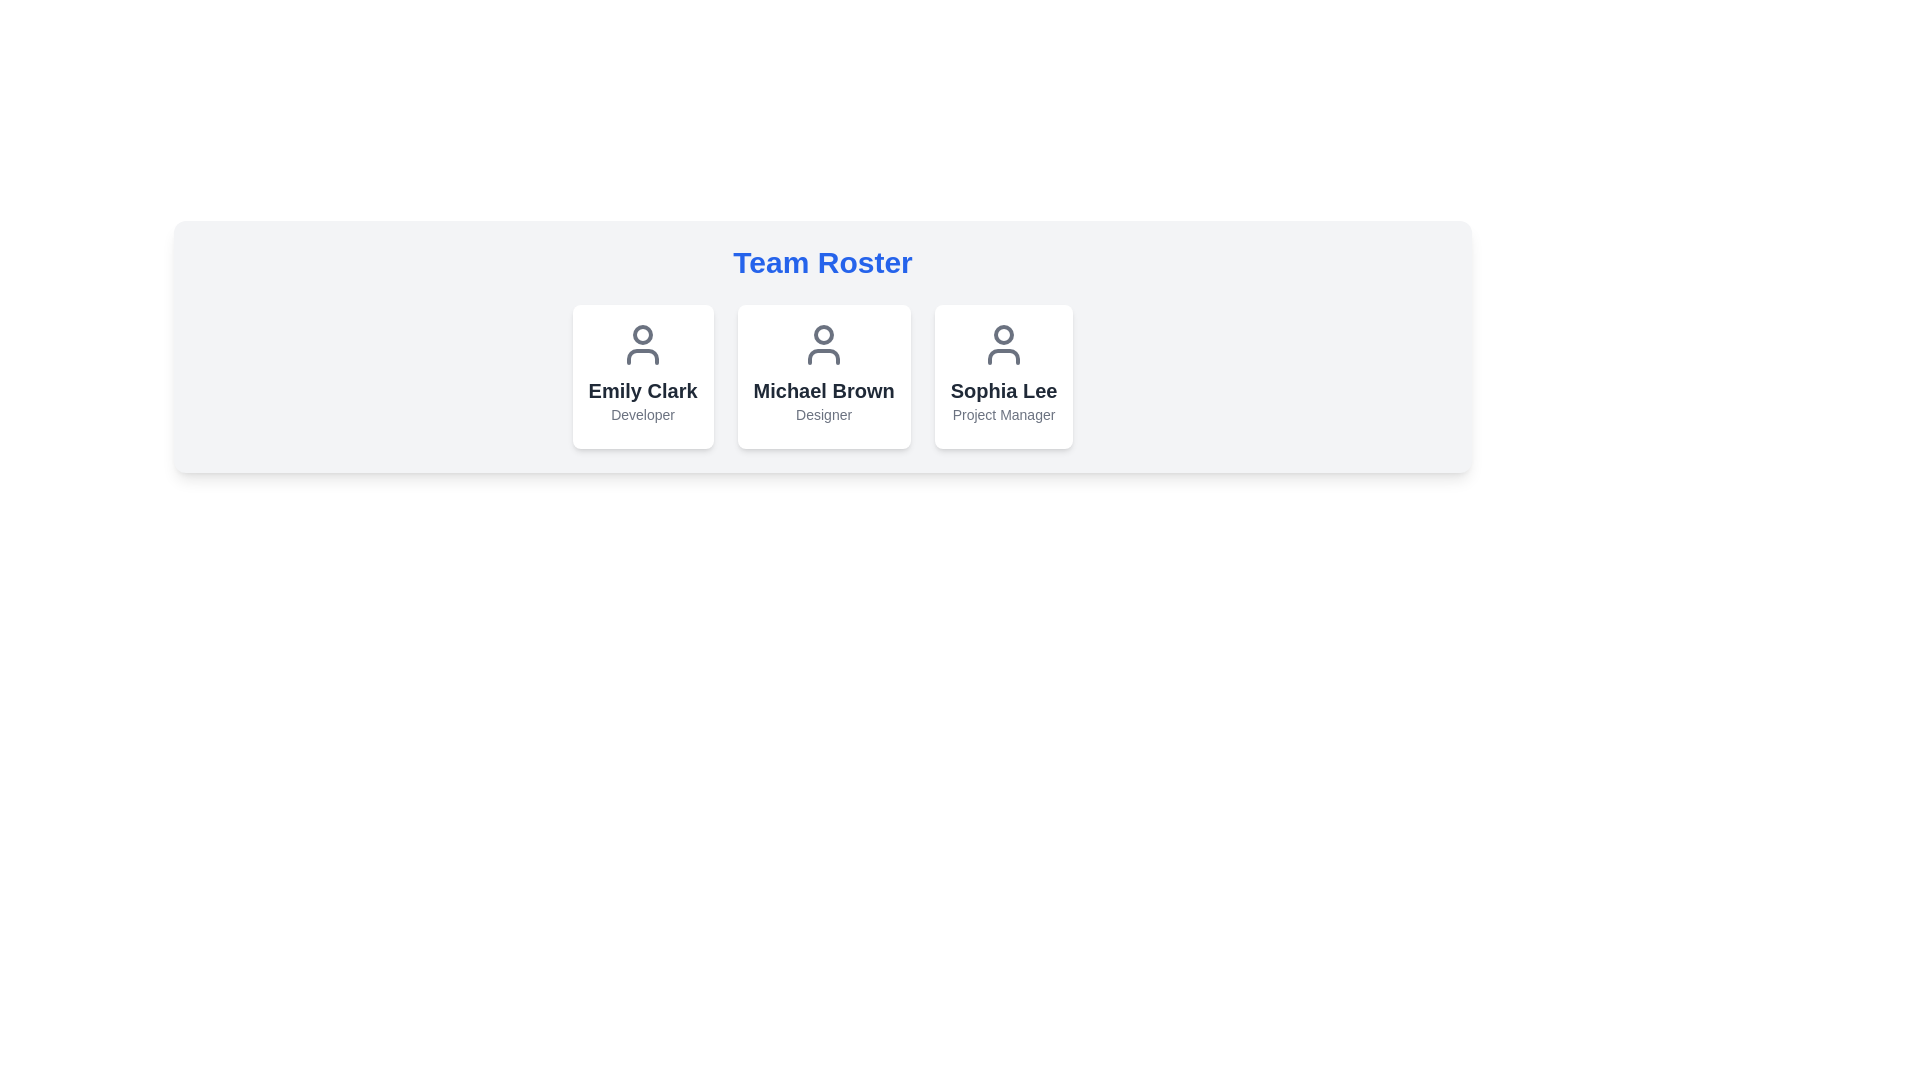 This screenshot has width=1920, height=1080. Describe the element at coordinates (643, 414) in the screenshot. I see `text label indicating the job title 'Developer' for the individual 'Emily Clark' on the card, which is located below the name and centered horizontally within the card` at that location.